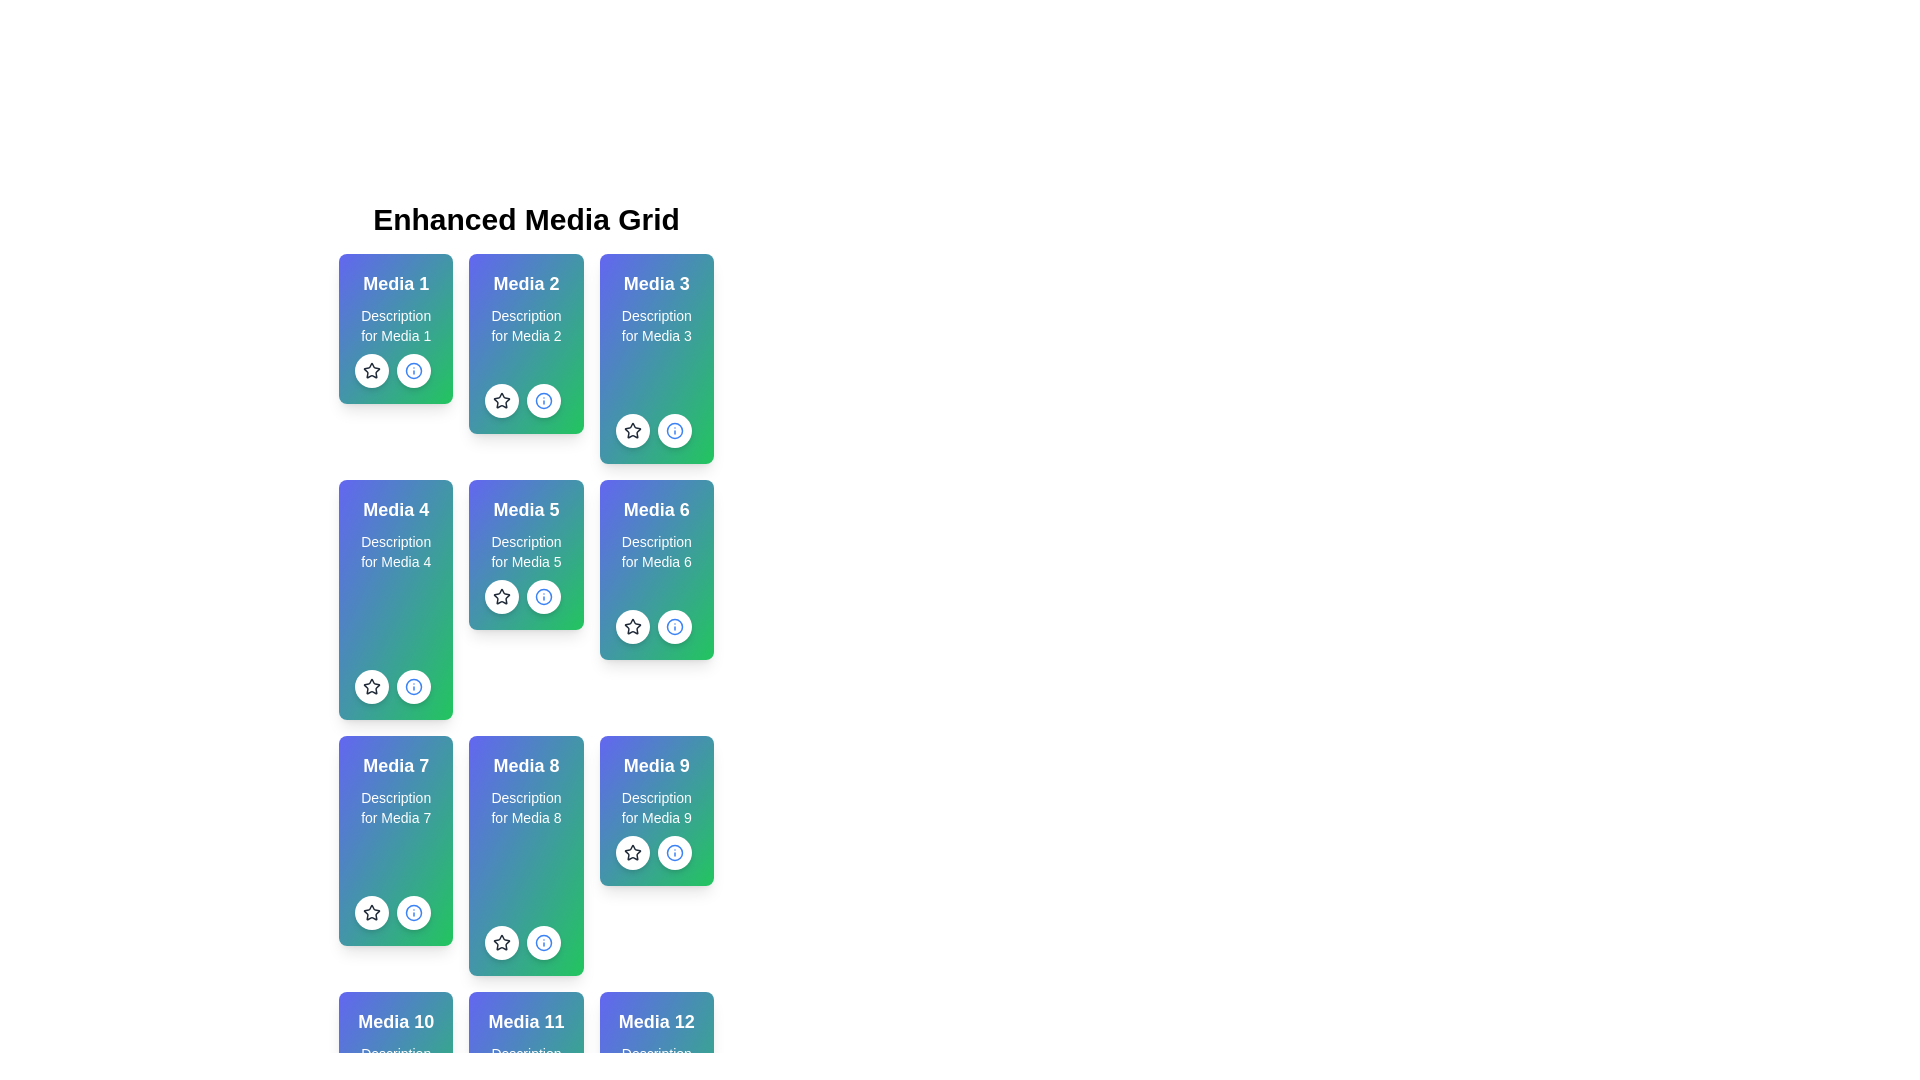  I want to click on the button located at the bottom-right corner of the card labeled 'Media 6', so click(674, 626).